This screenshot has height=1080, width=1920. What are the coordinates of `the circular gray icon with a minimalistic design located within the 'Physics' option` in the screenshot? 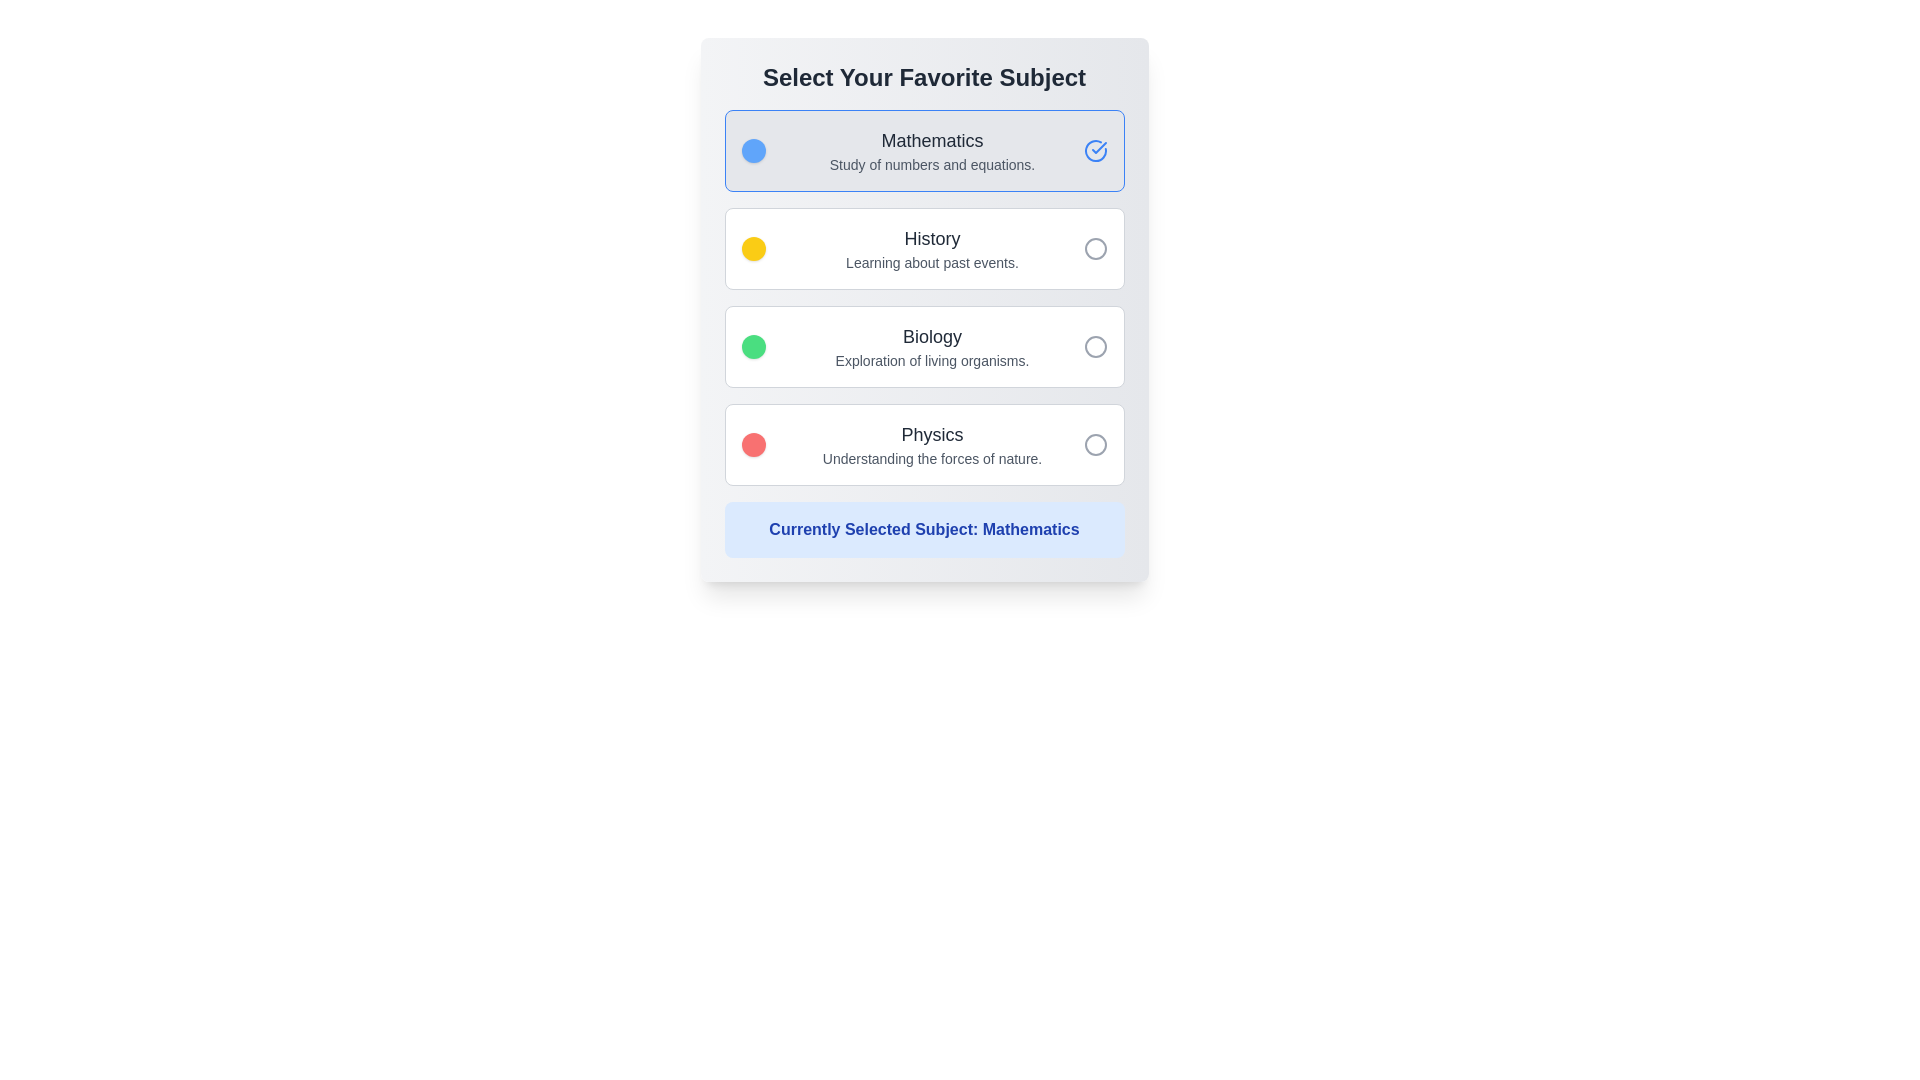 It's located at (1094, 443).